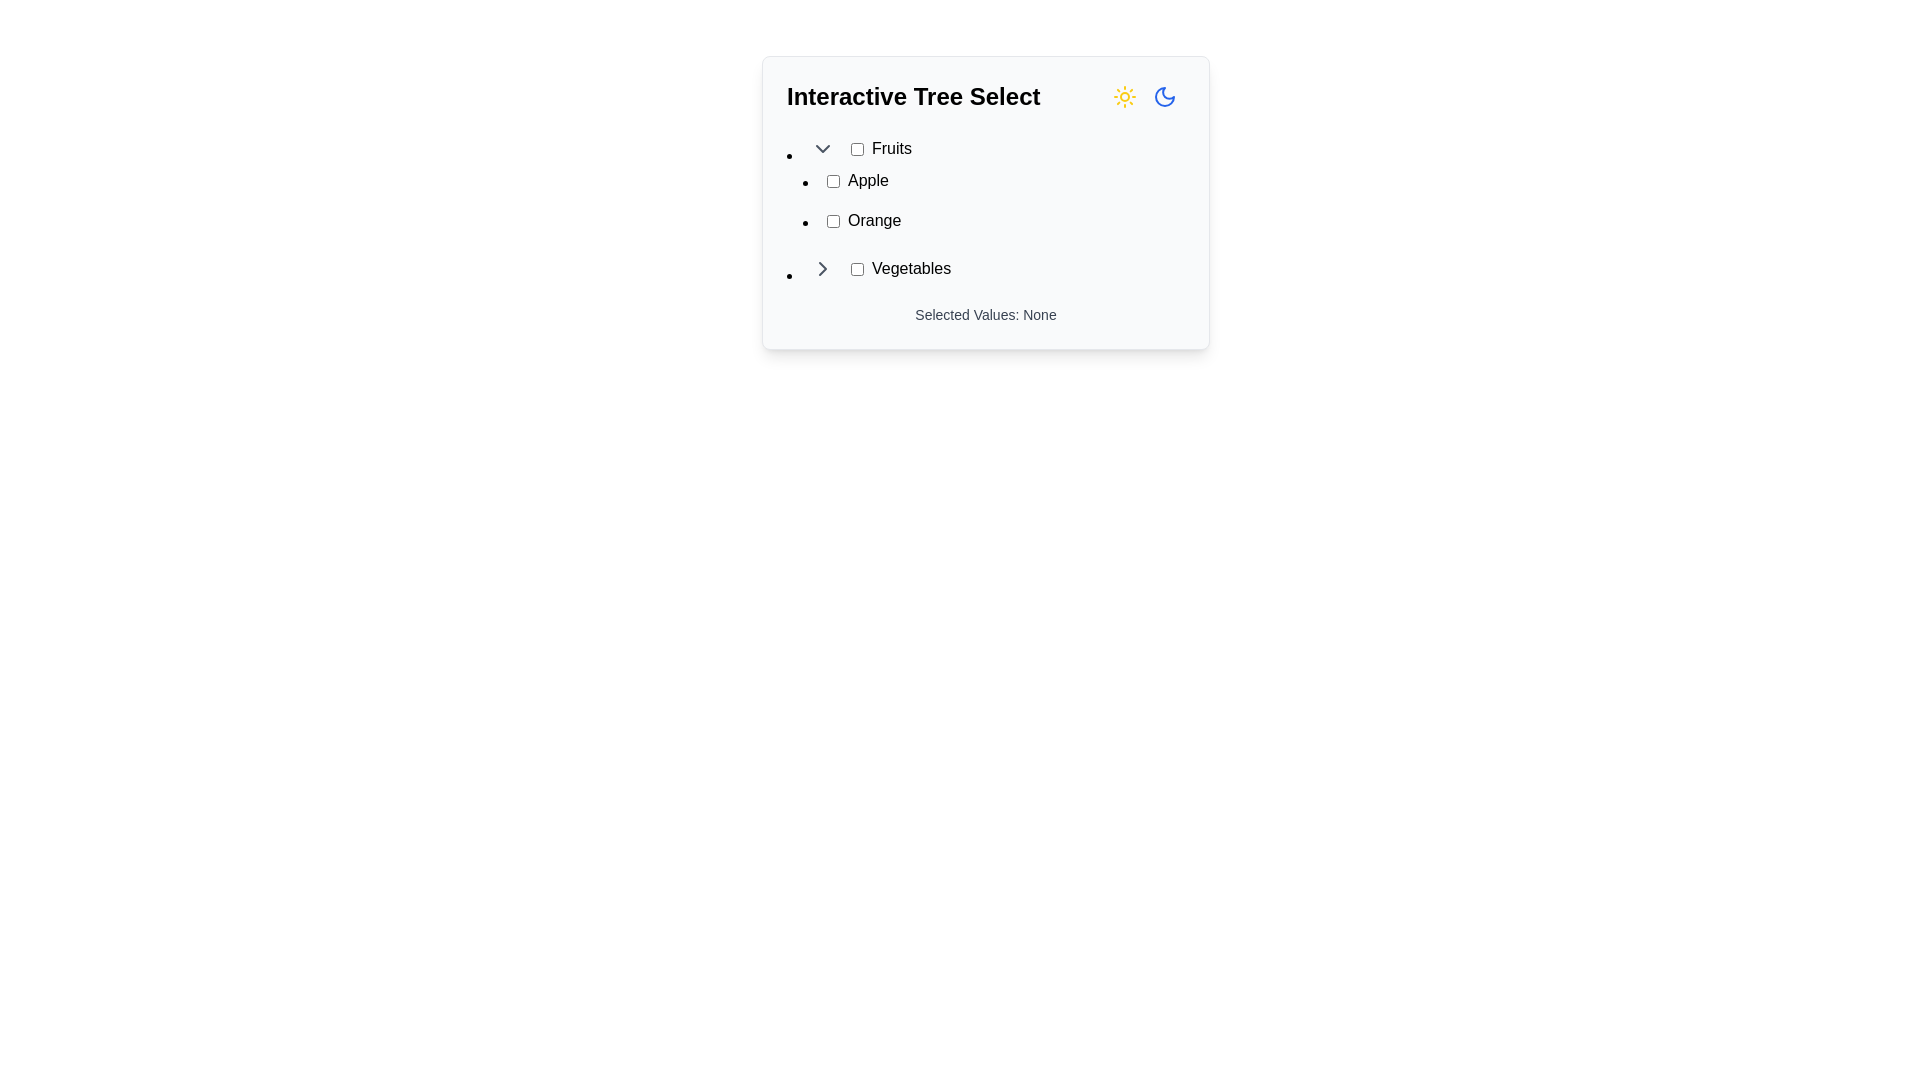  What do you see at coordinates (1165, 96) in the screenshot?
I see `the blue moon-shaped icon in the top-right corner of the card's header` at bounding box center [1165, 96].